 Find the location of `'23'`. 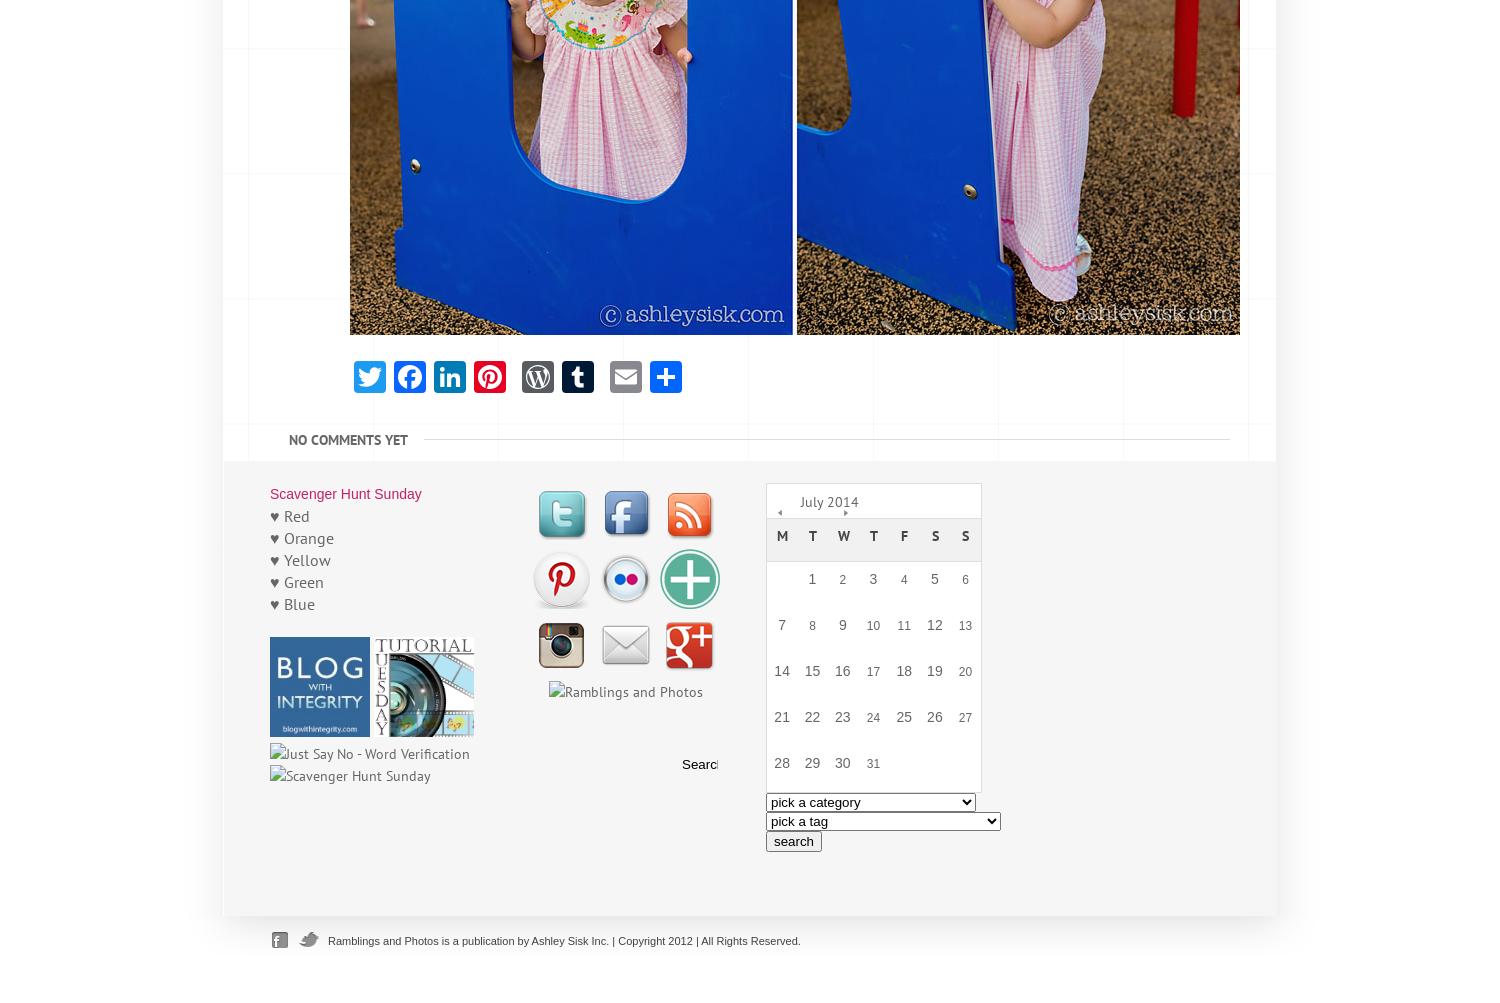

'23' is located at coordinates (840, 716).